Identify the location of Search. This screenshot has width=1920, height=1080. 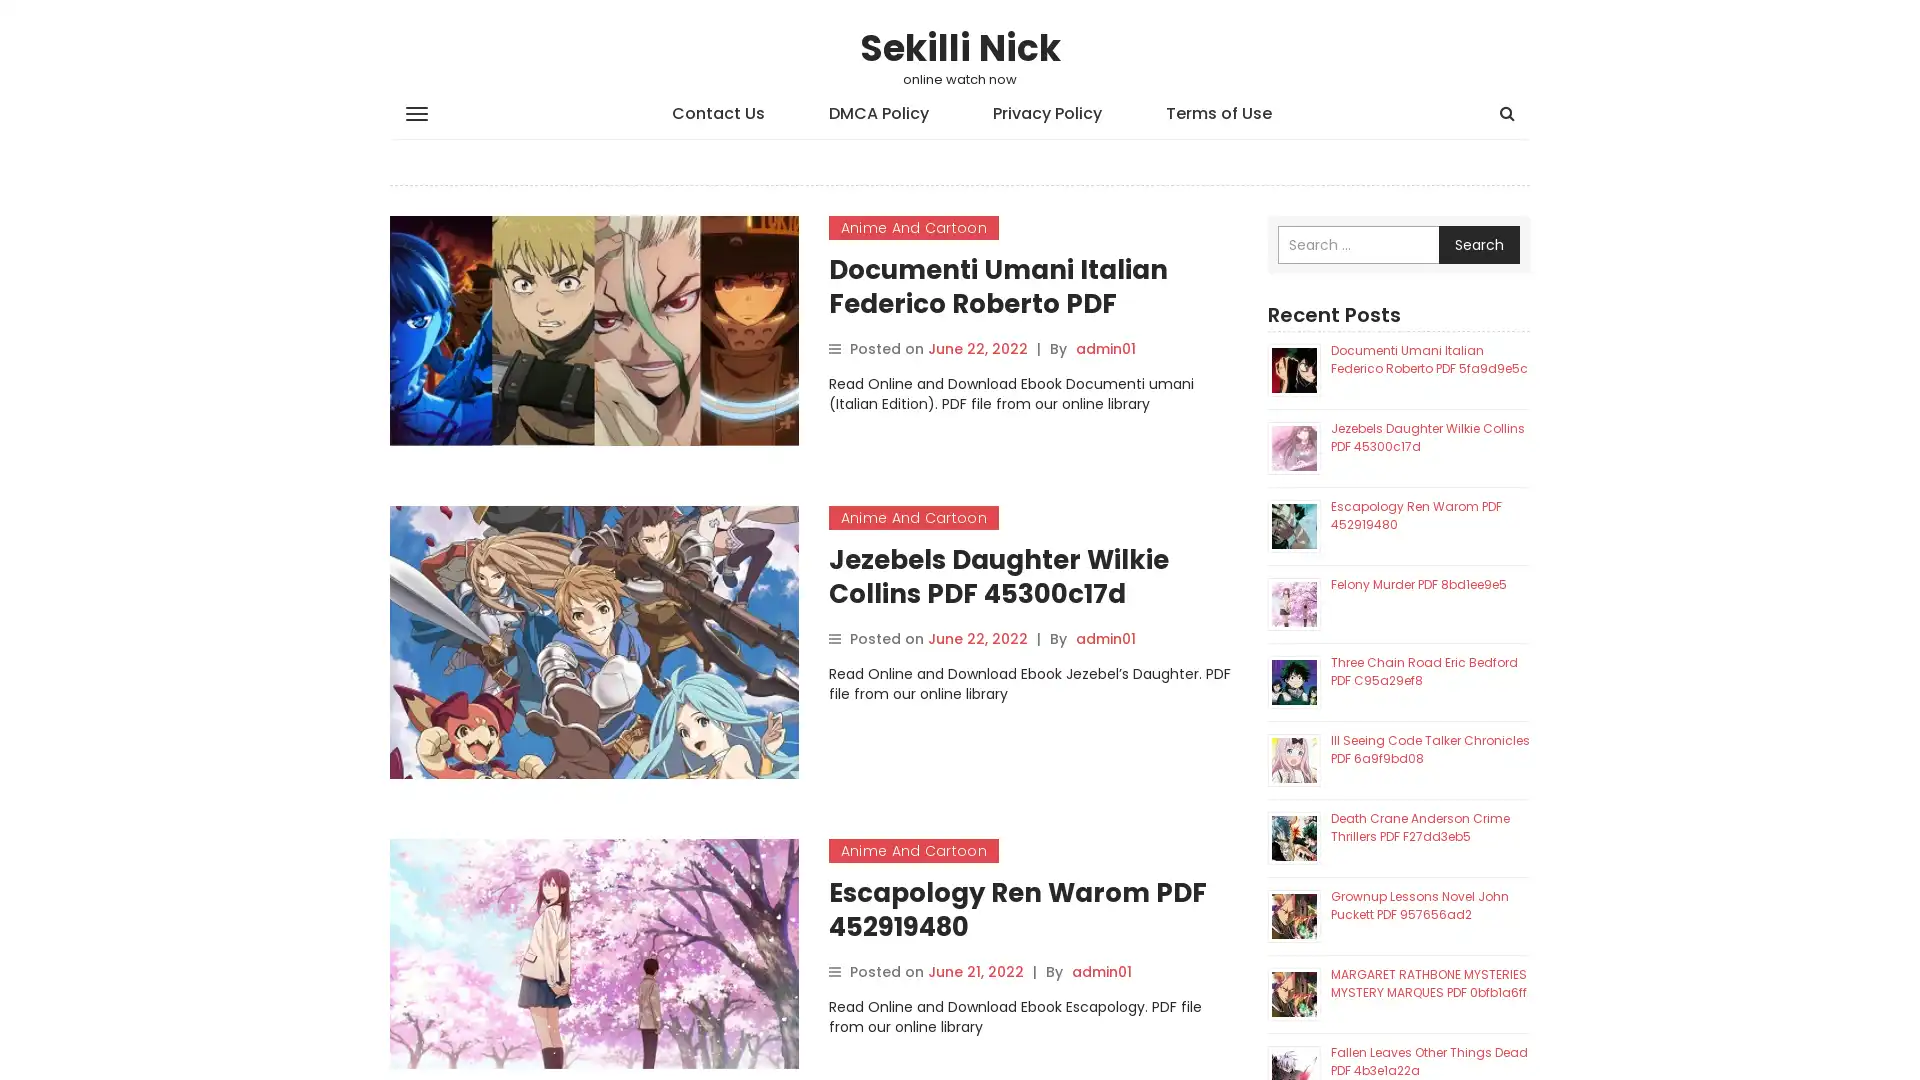
(1479, 244).